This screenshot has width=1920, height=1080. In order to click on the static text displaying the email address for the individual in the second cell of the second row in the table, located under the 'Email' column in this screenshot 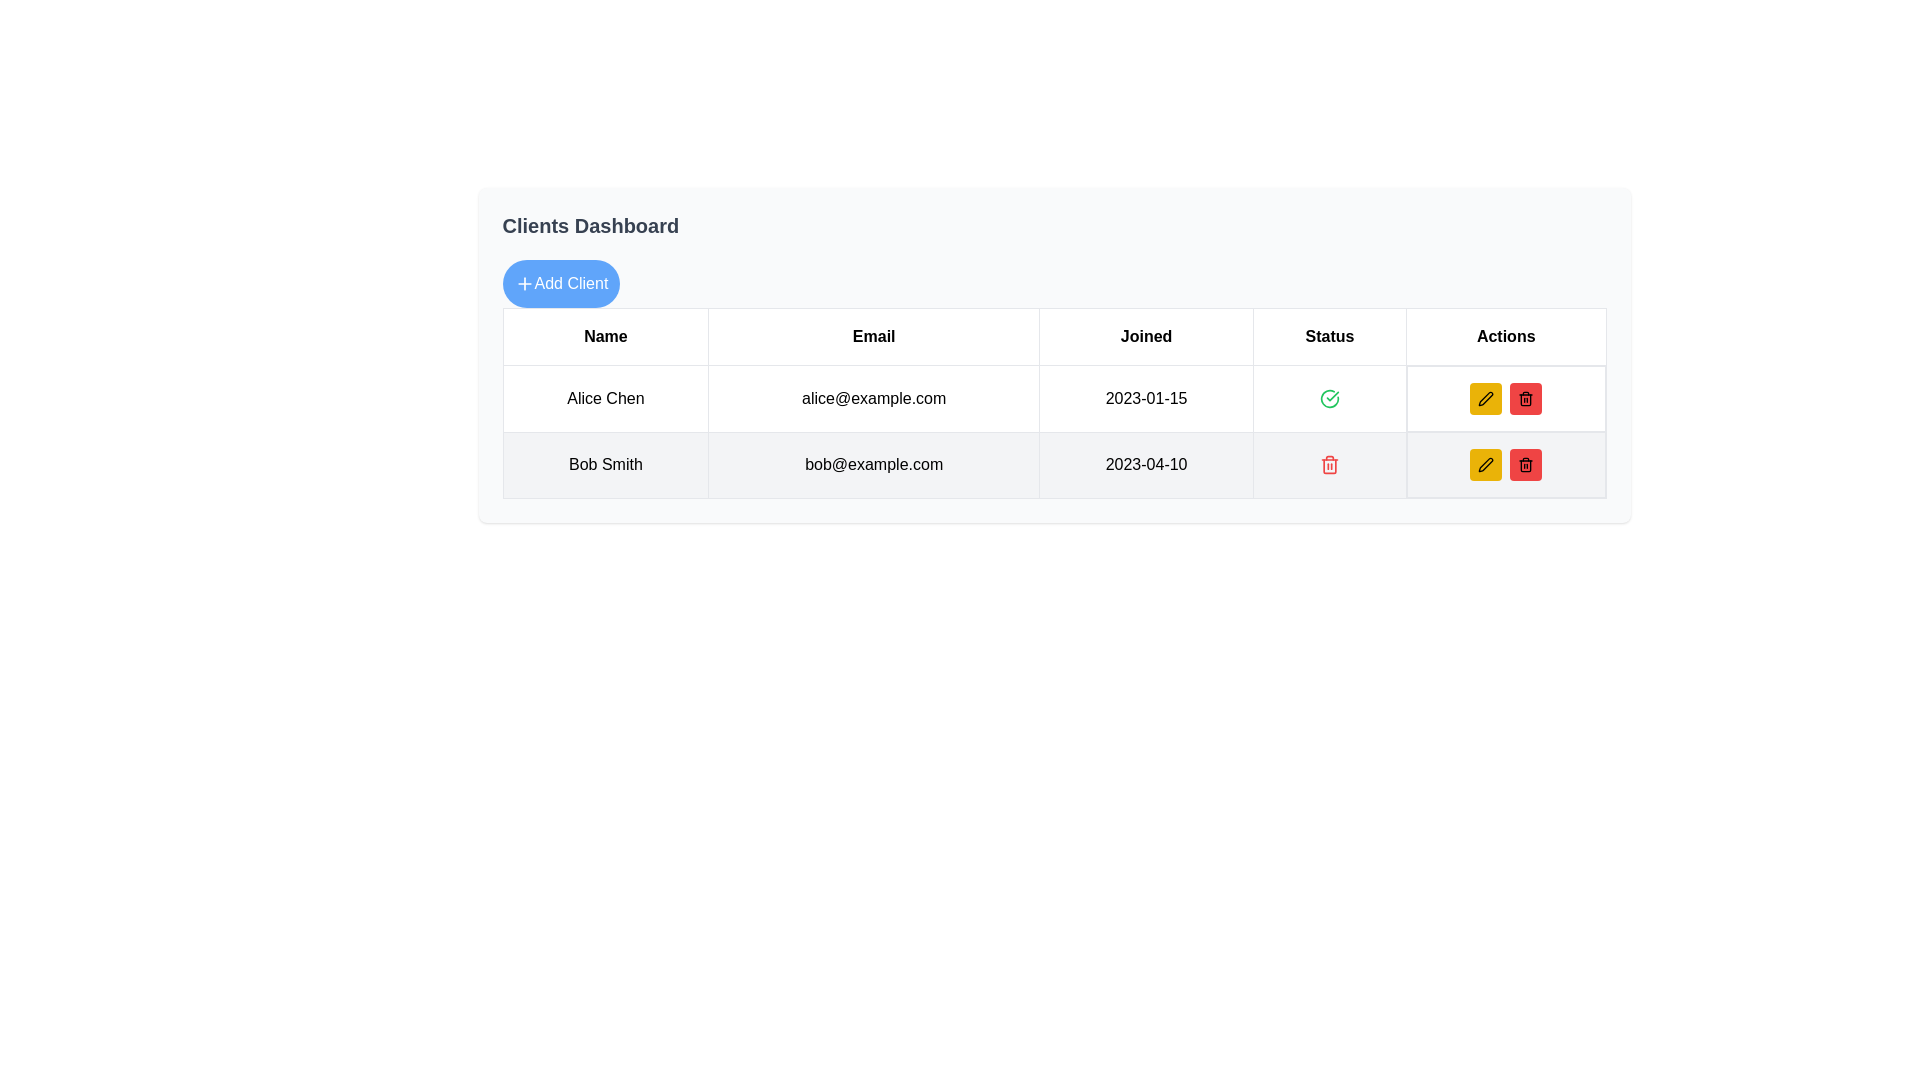, I will do `click(874, 465)`.